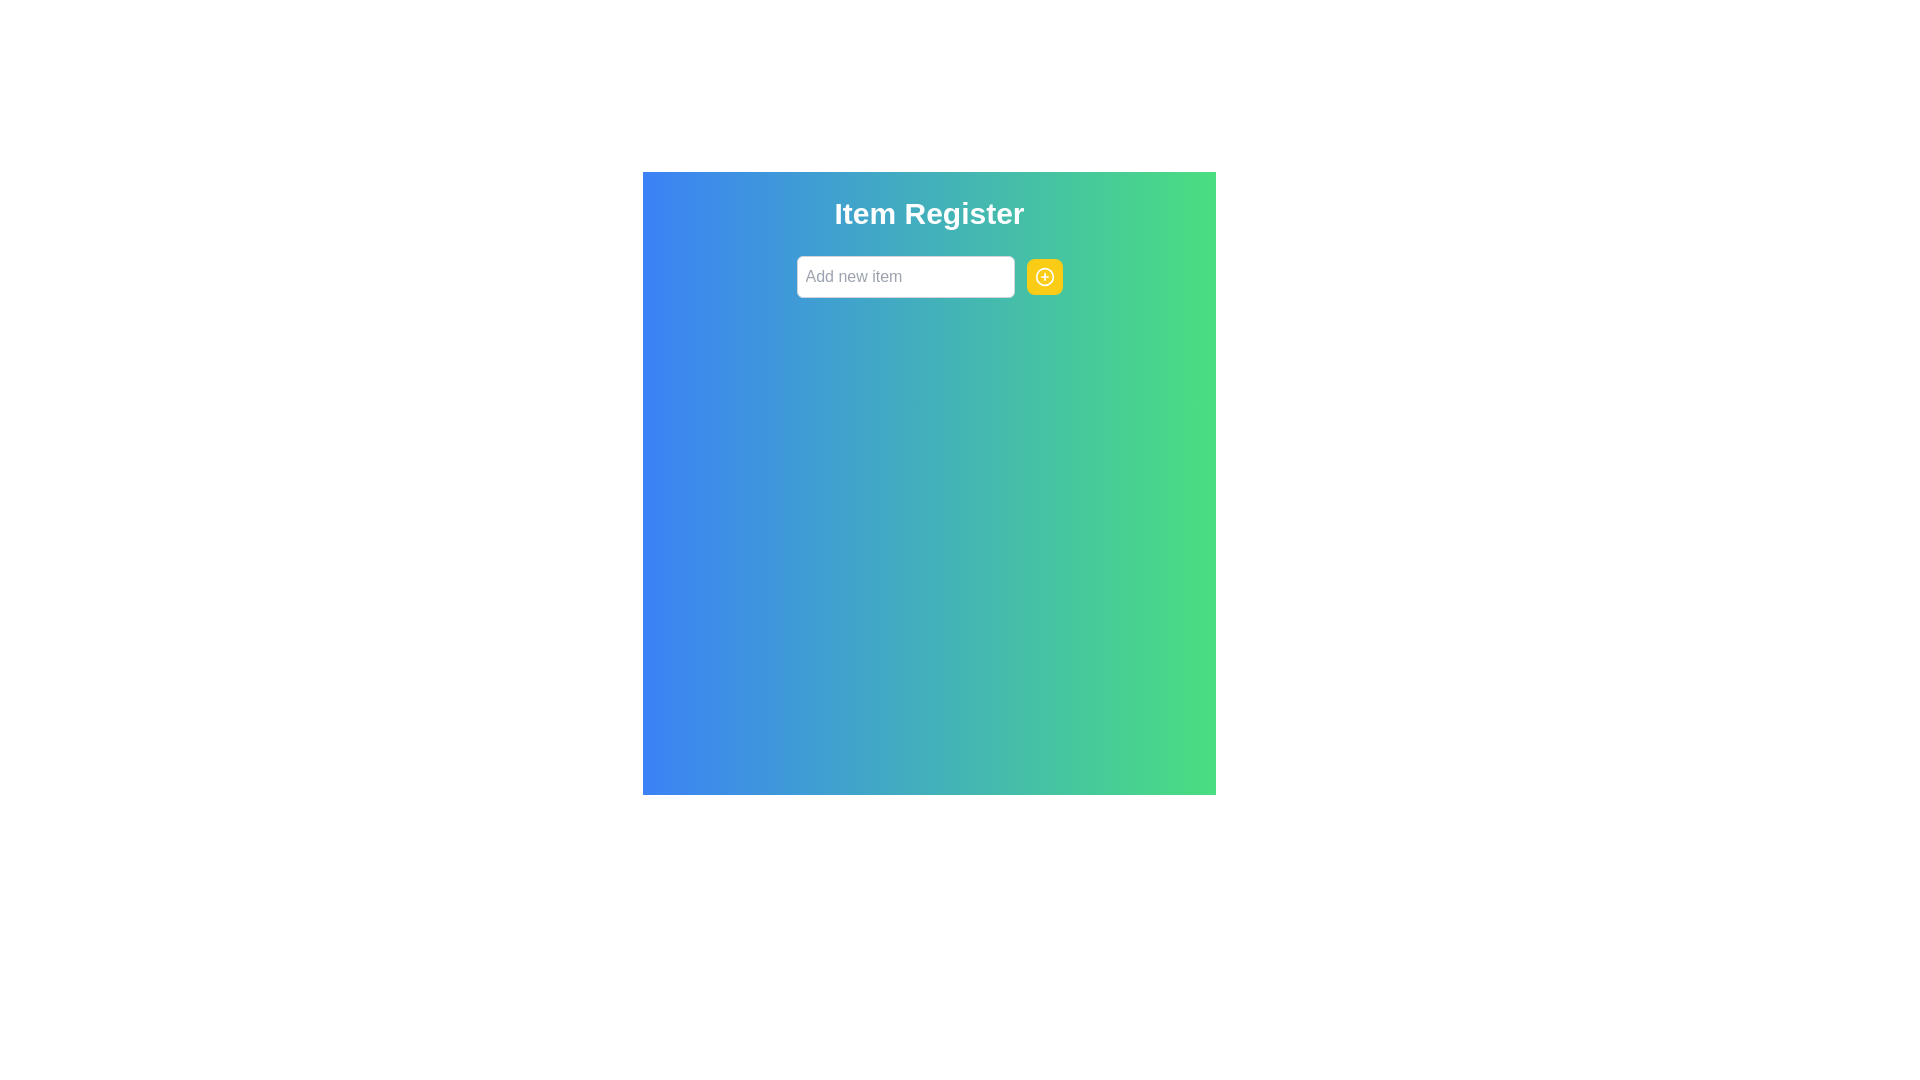  Describe the element at coordinates (1043, 277) in the screenshot. I see `the yellow circular button with a '+' icon` at that location.